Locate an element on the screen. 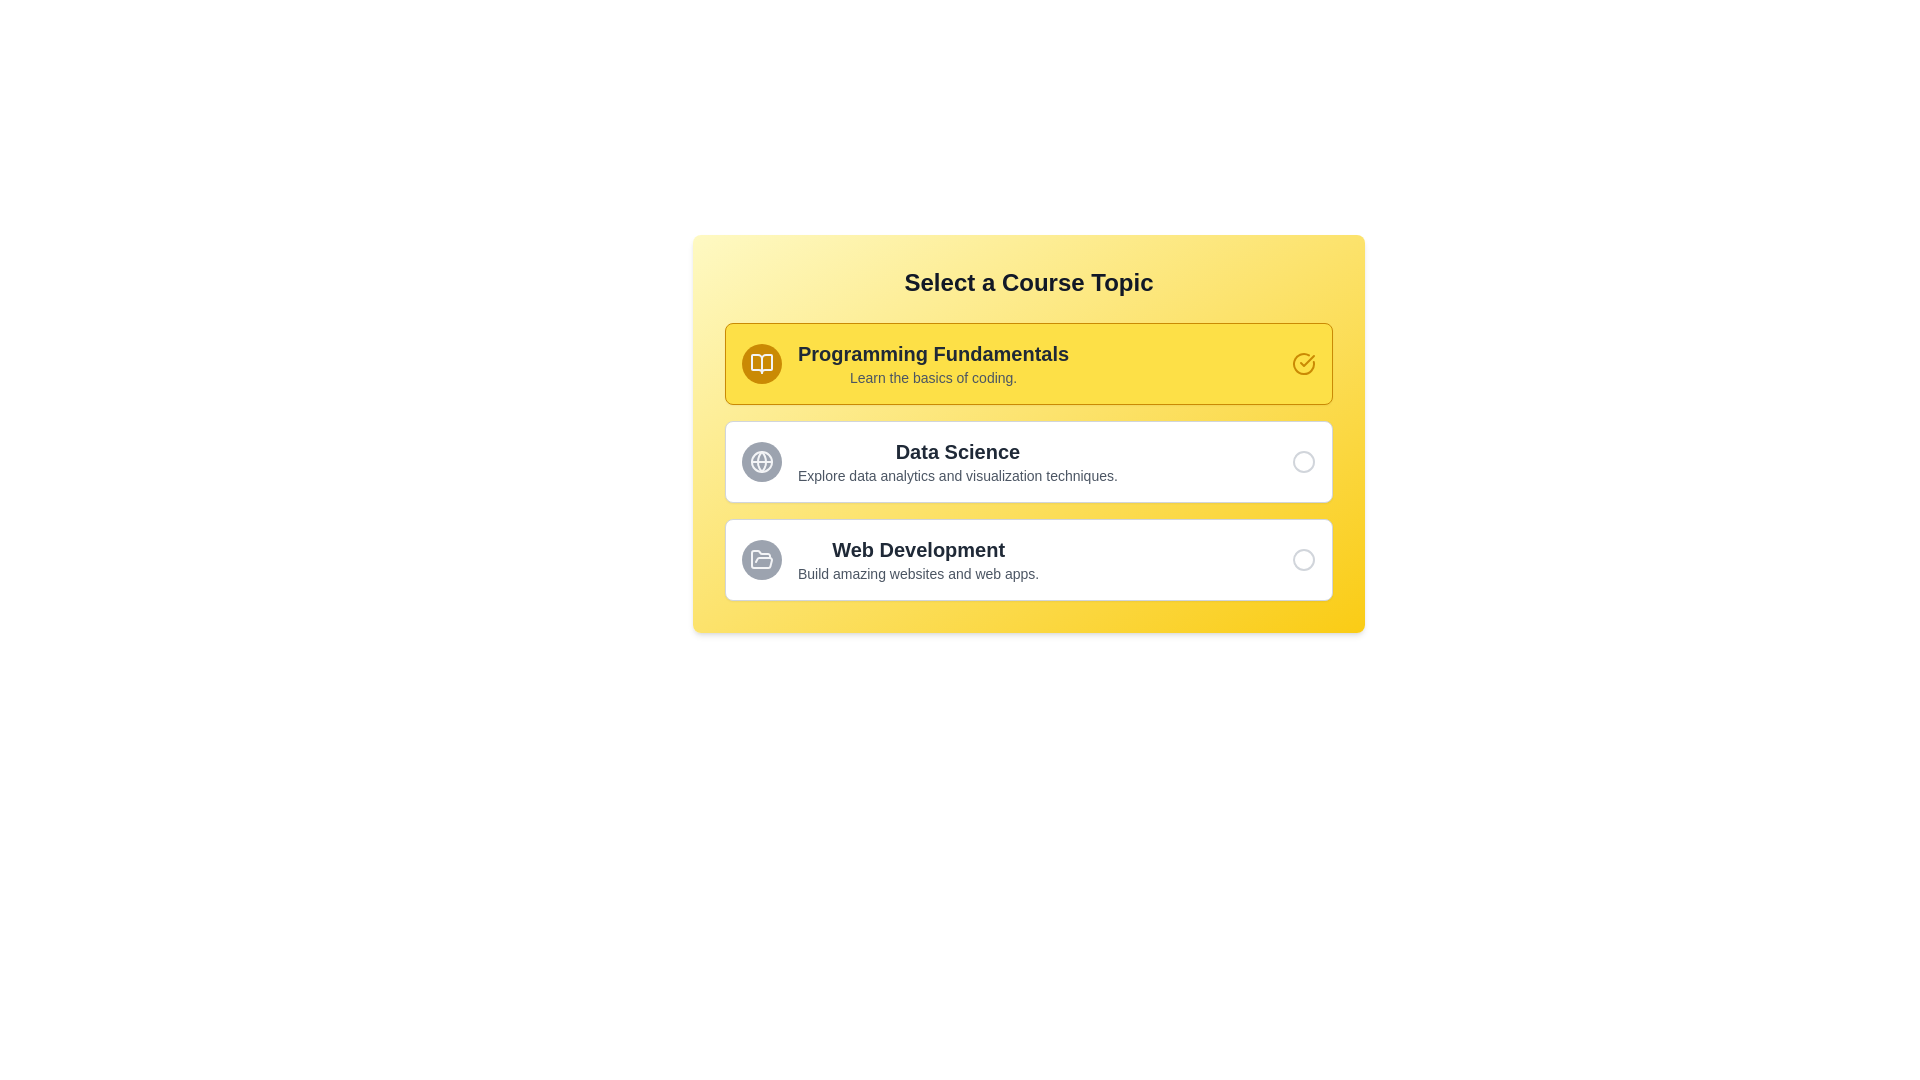 The image size is (1920, 1080). the rounded yellow icon with a white book graphic, located on the left-hand side of the 'Programming Fundamentals' section is located at coordinates (761, 363).